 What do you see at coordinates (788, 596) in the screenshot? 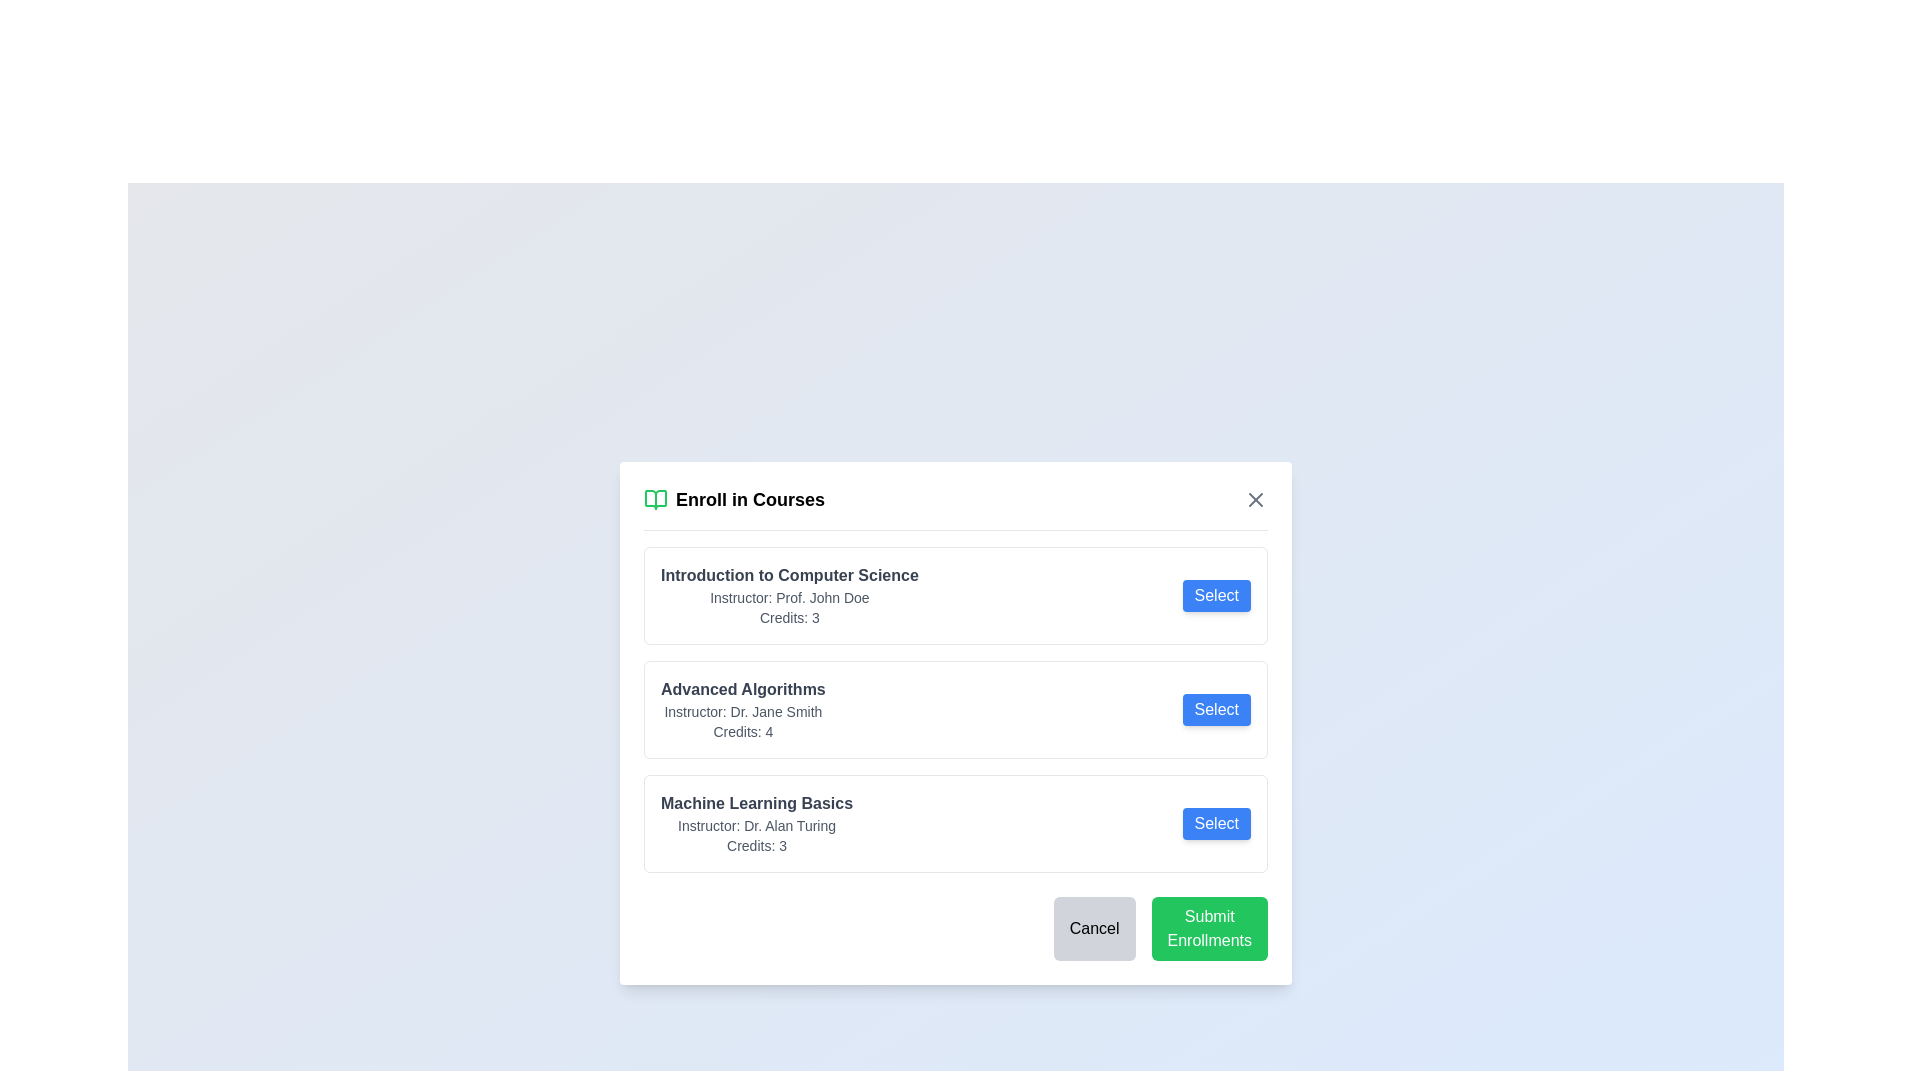
I see `the Text label displaying the course instructor's name, which is located directly beneath 'Introduction to Computer Science' and above 'Credits: 3'` at bounding box center [788, 596].